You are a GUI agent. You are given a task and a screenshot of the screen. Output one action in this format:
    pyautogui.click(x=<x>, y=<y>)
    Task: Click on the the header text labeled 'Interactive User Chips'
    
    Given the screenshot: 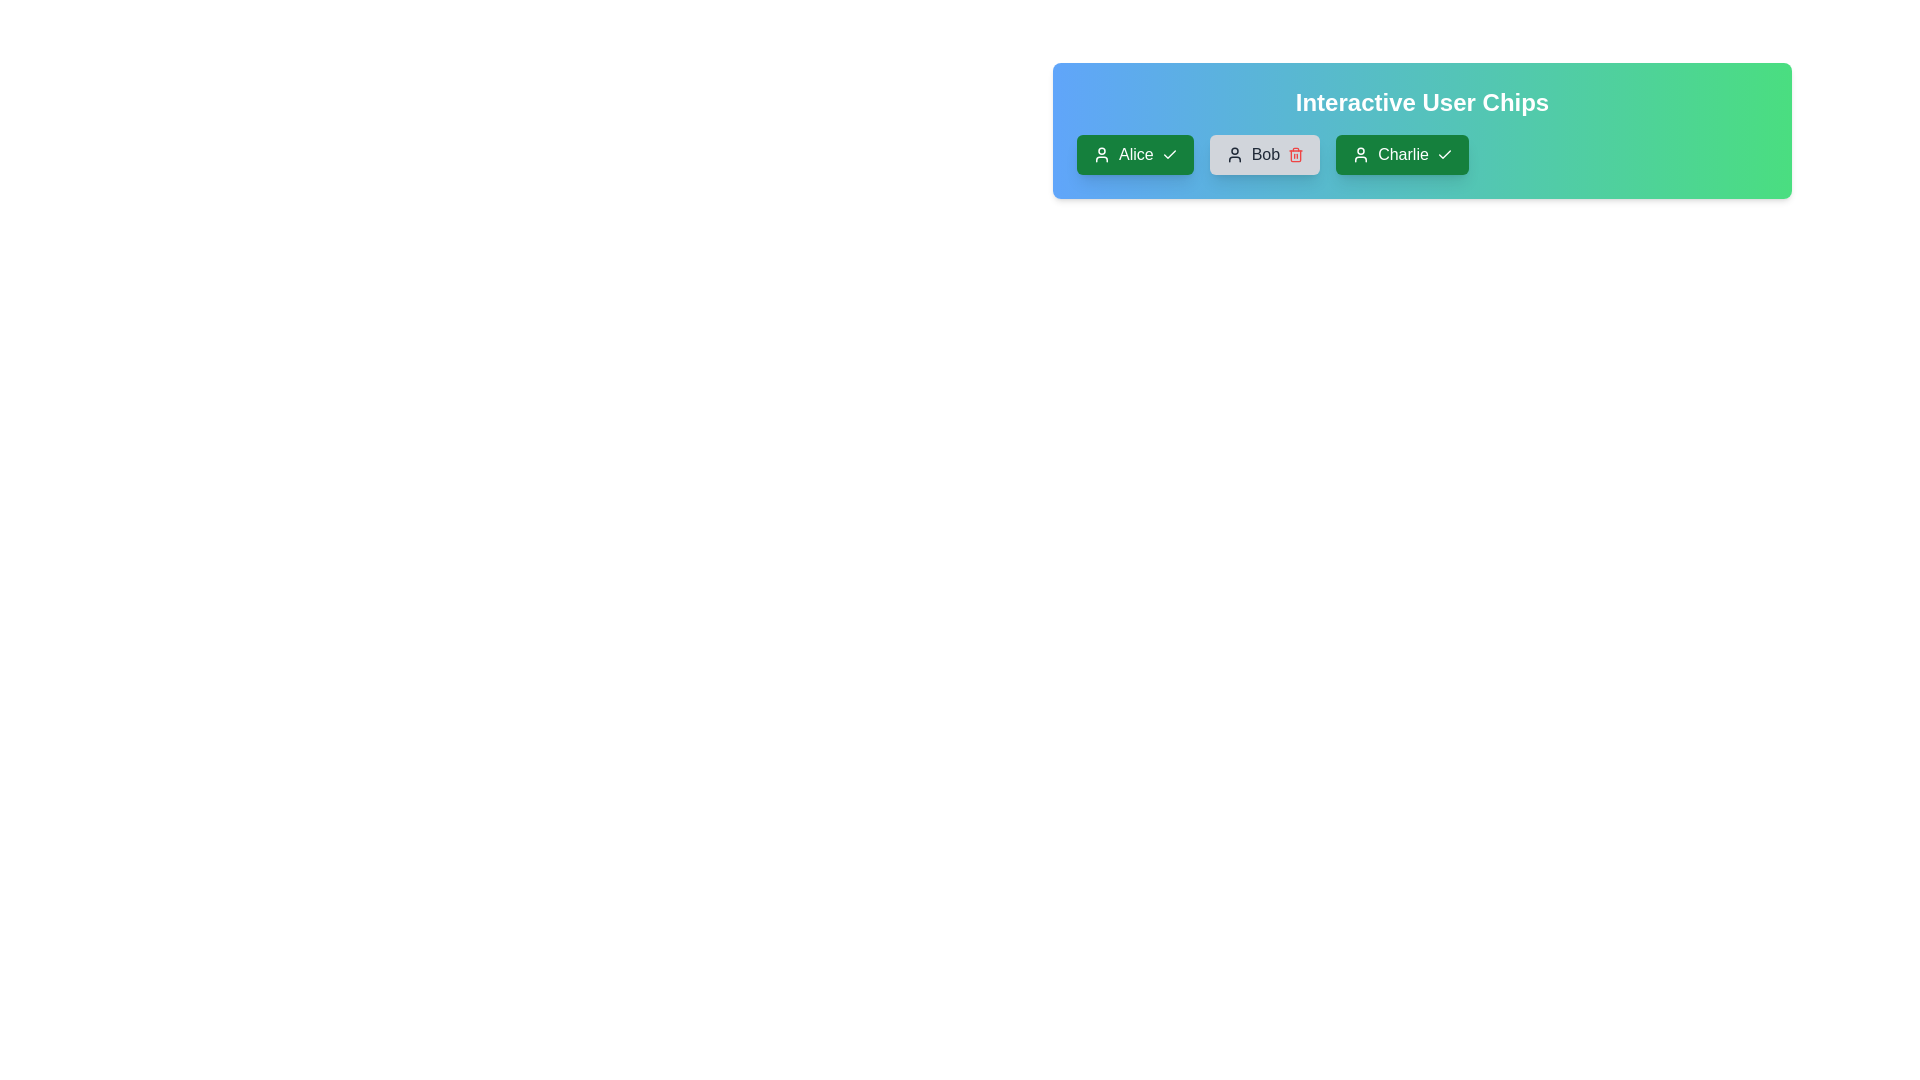 What is the action you would take?
    pyautogui.click(x=1421, y=103)
    